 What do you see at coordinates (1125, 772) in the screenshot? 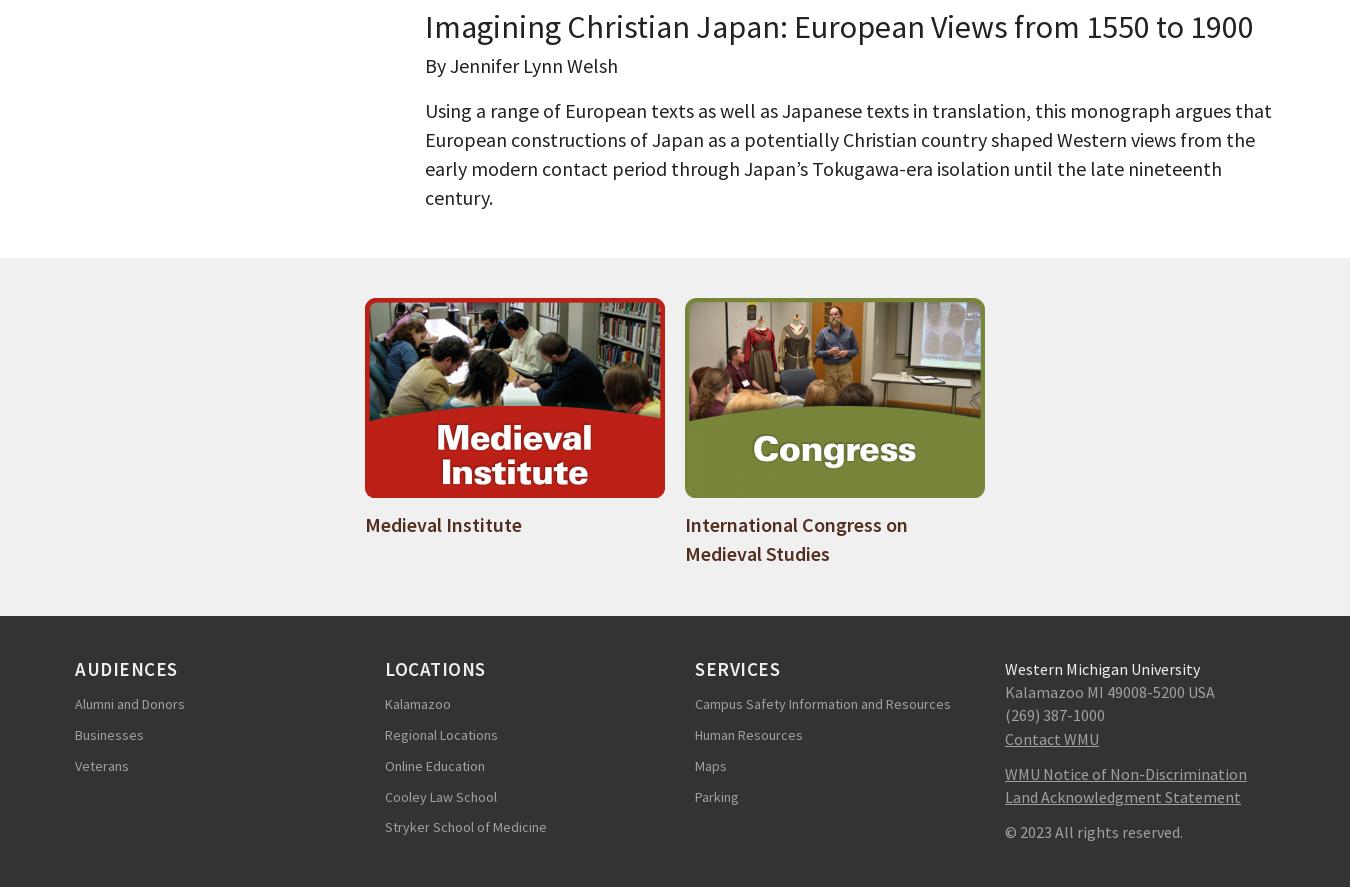
I see `'WMU Notice of Non-Discrimination'` at bounding box center [1125, 772].